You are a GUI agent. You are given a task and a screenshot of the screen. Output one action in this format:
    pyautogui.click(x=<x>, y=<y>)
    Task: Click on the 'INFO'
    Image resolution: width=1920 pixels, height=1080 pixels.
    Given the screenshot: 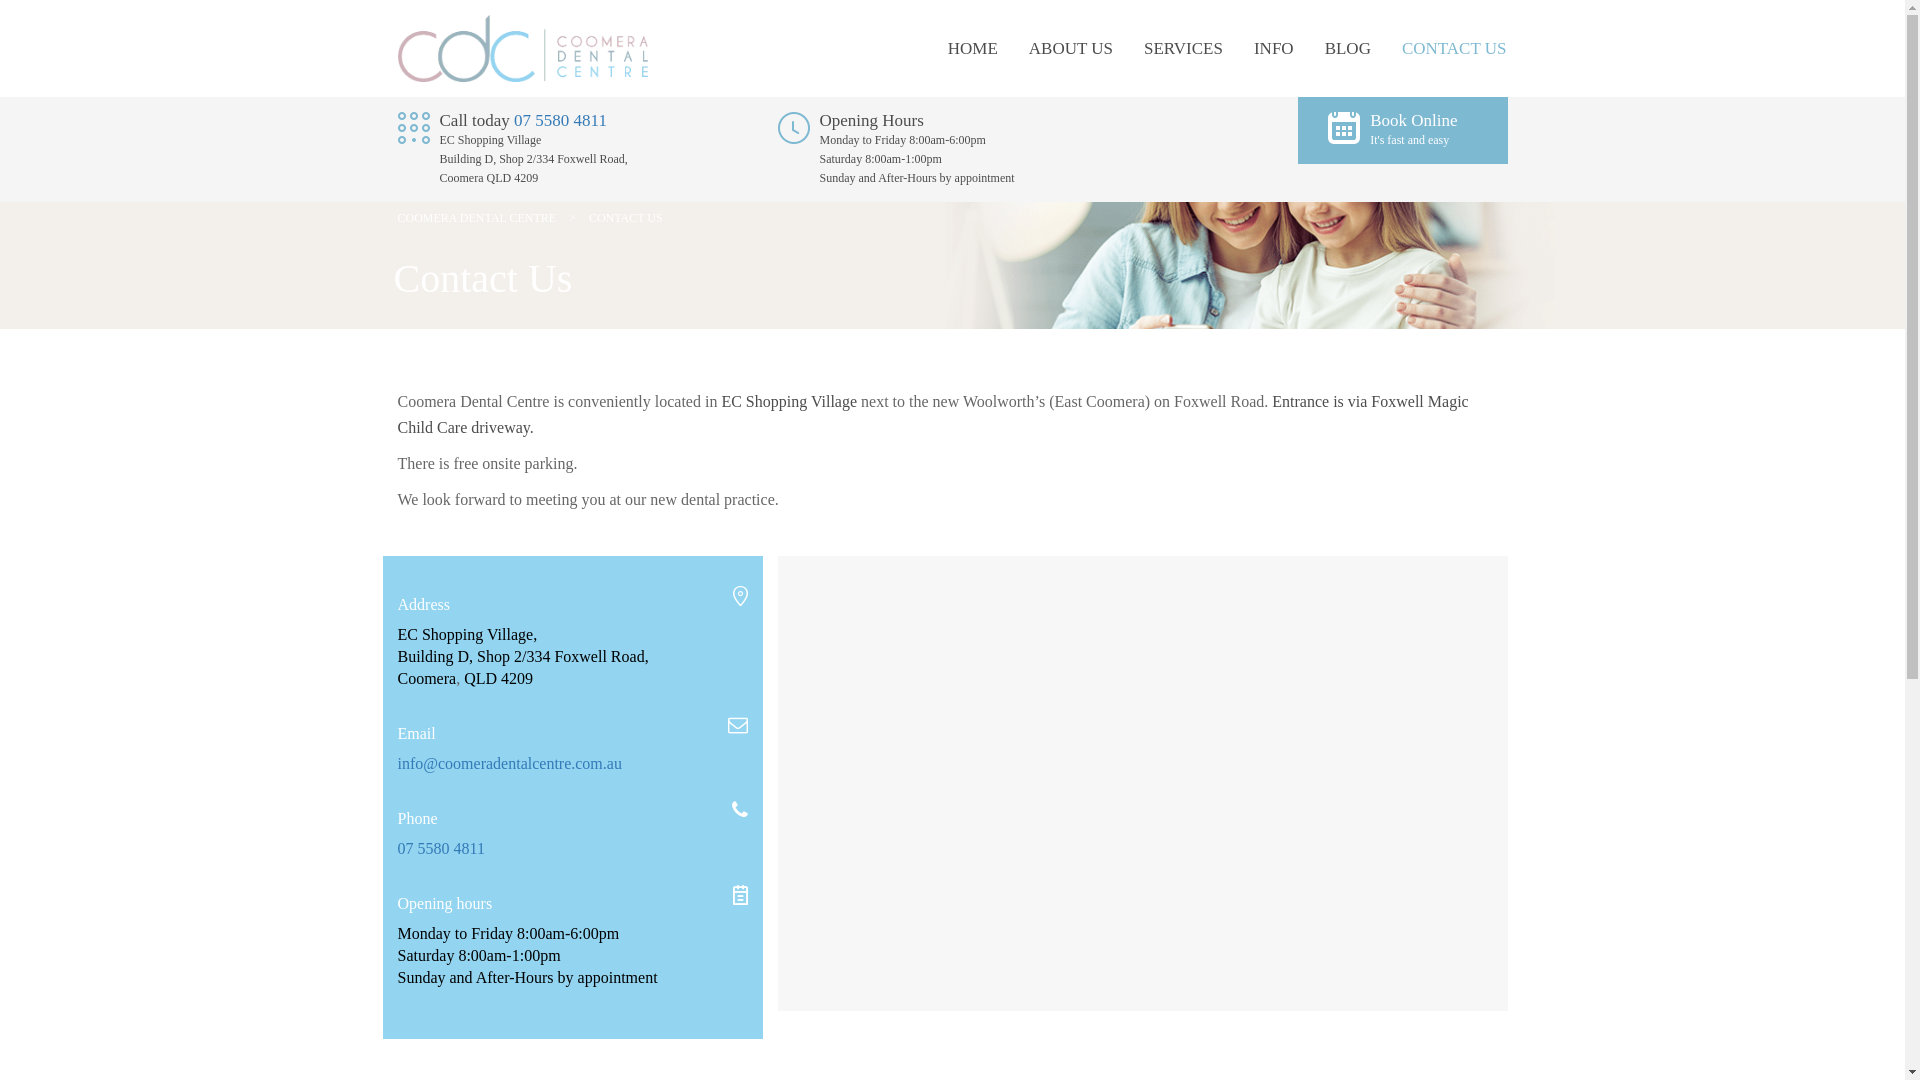 What is the action you would take?
    pyautogui.click(x=1252, y=47)
    